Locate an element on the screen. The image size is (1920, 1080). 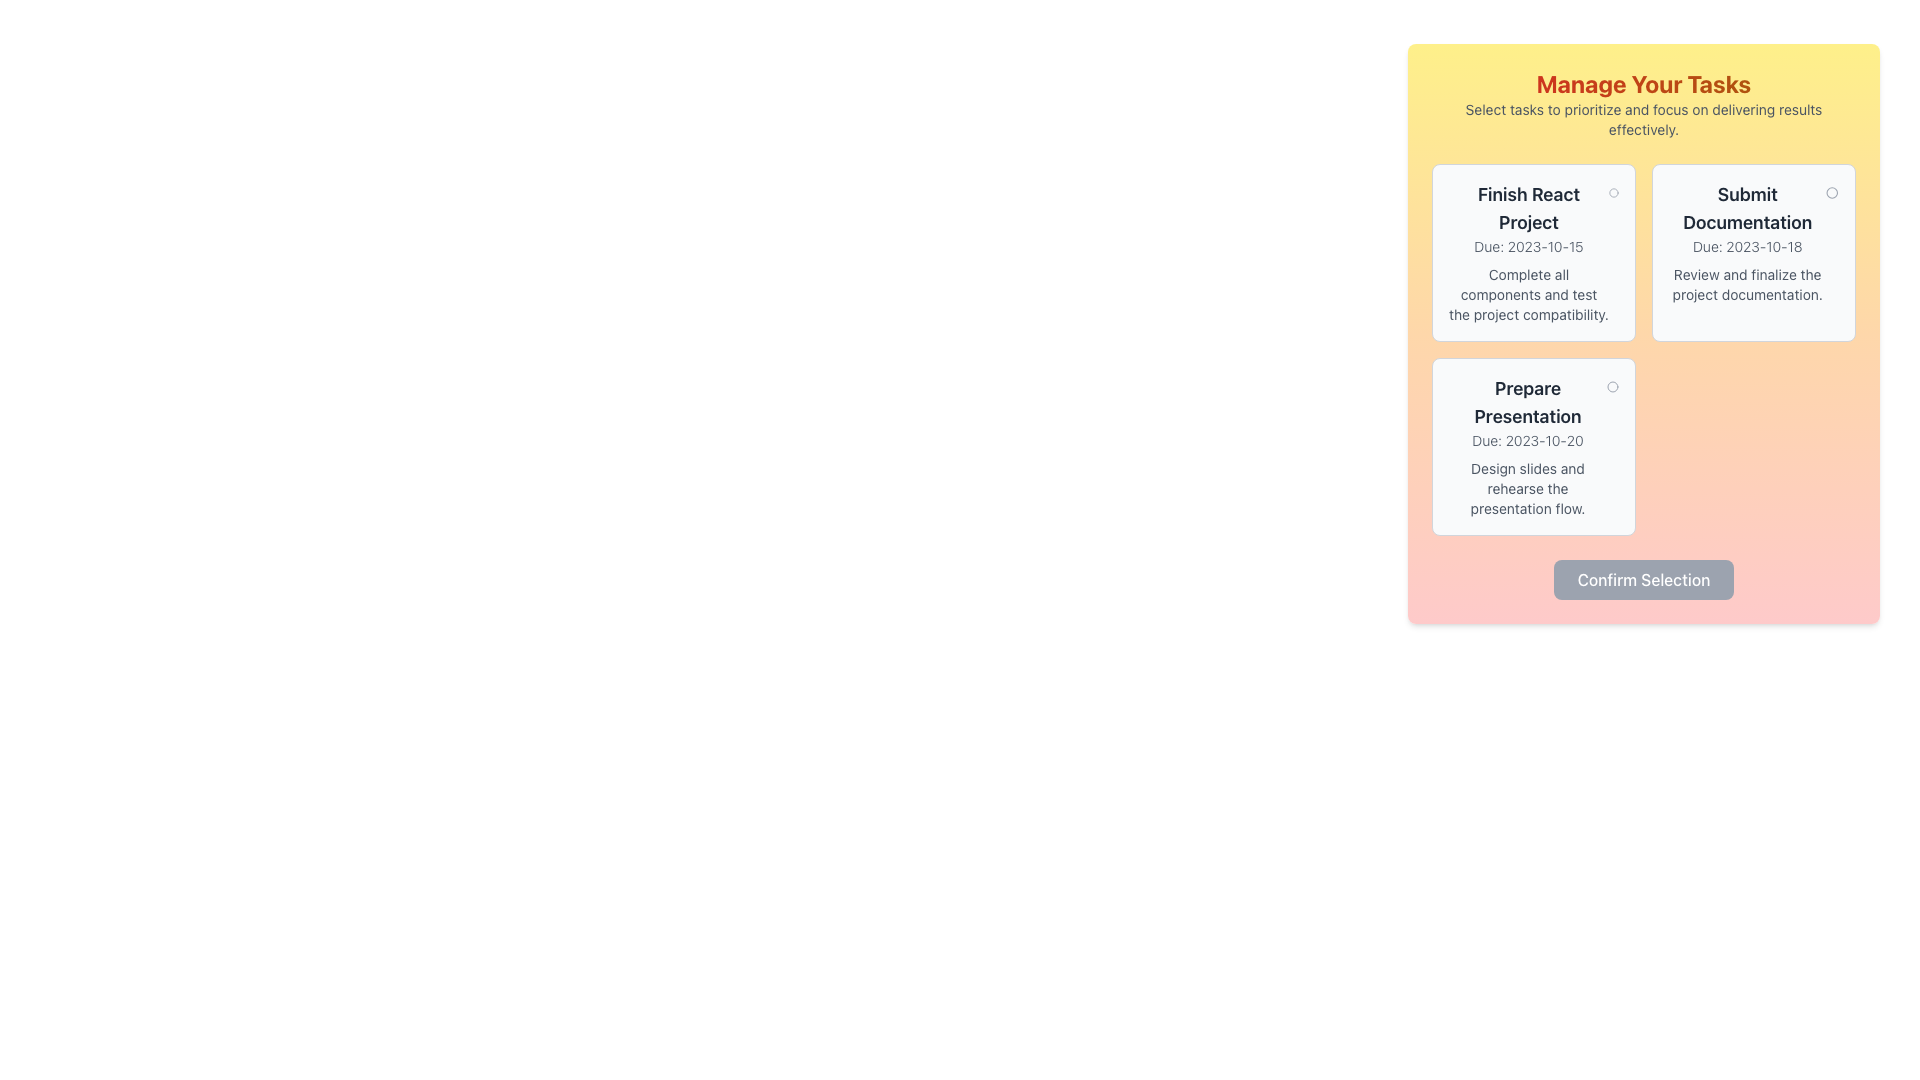
the confirmation button located at the bottom of the 'Manage Your Tasks' section, which allows users to finalize their selection of tasks is located at coordinates (1643, 579).